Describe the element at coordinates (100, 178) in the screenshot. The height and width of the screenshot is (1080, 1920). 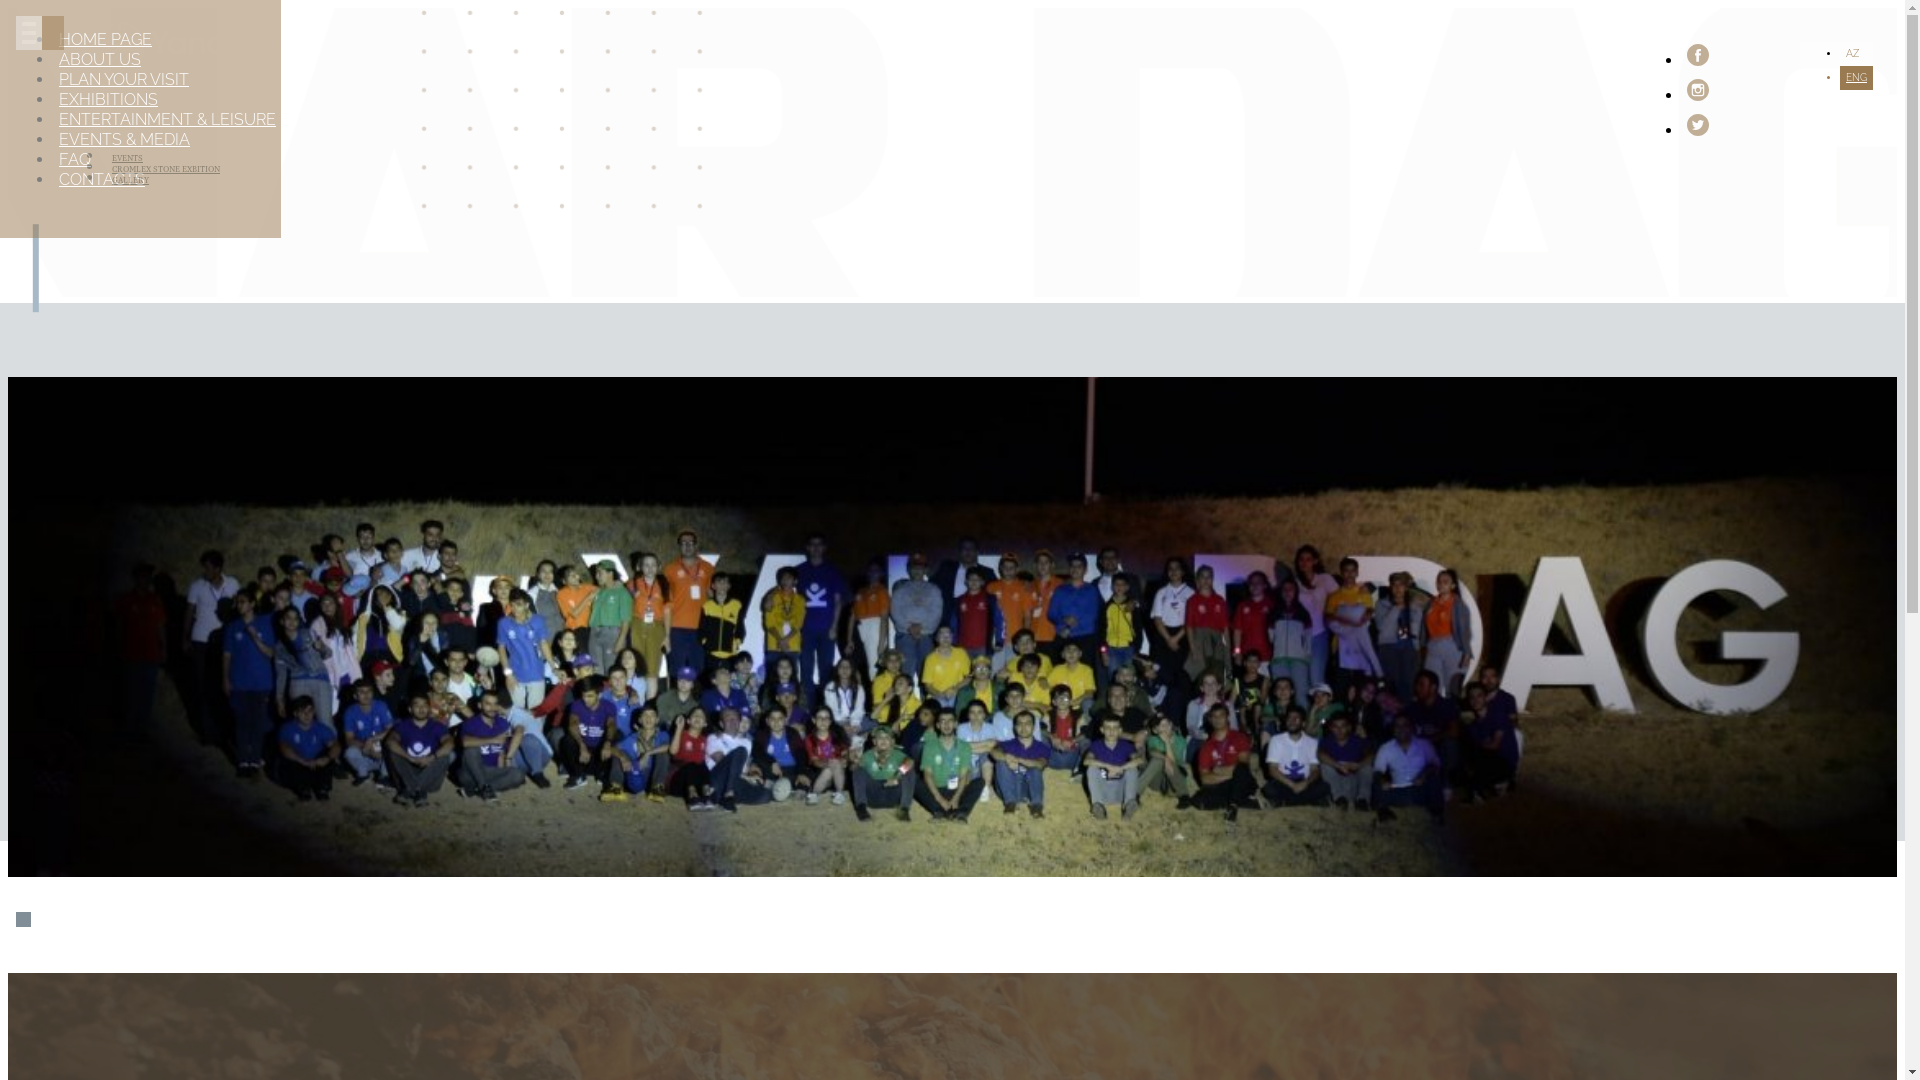
I see `'CONTACTS'` at that location.